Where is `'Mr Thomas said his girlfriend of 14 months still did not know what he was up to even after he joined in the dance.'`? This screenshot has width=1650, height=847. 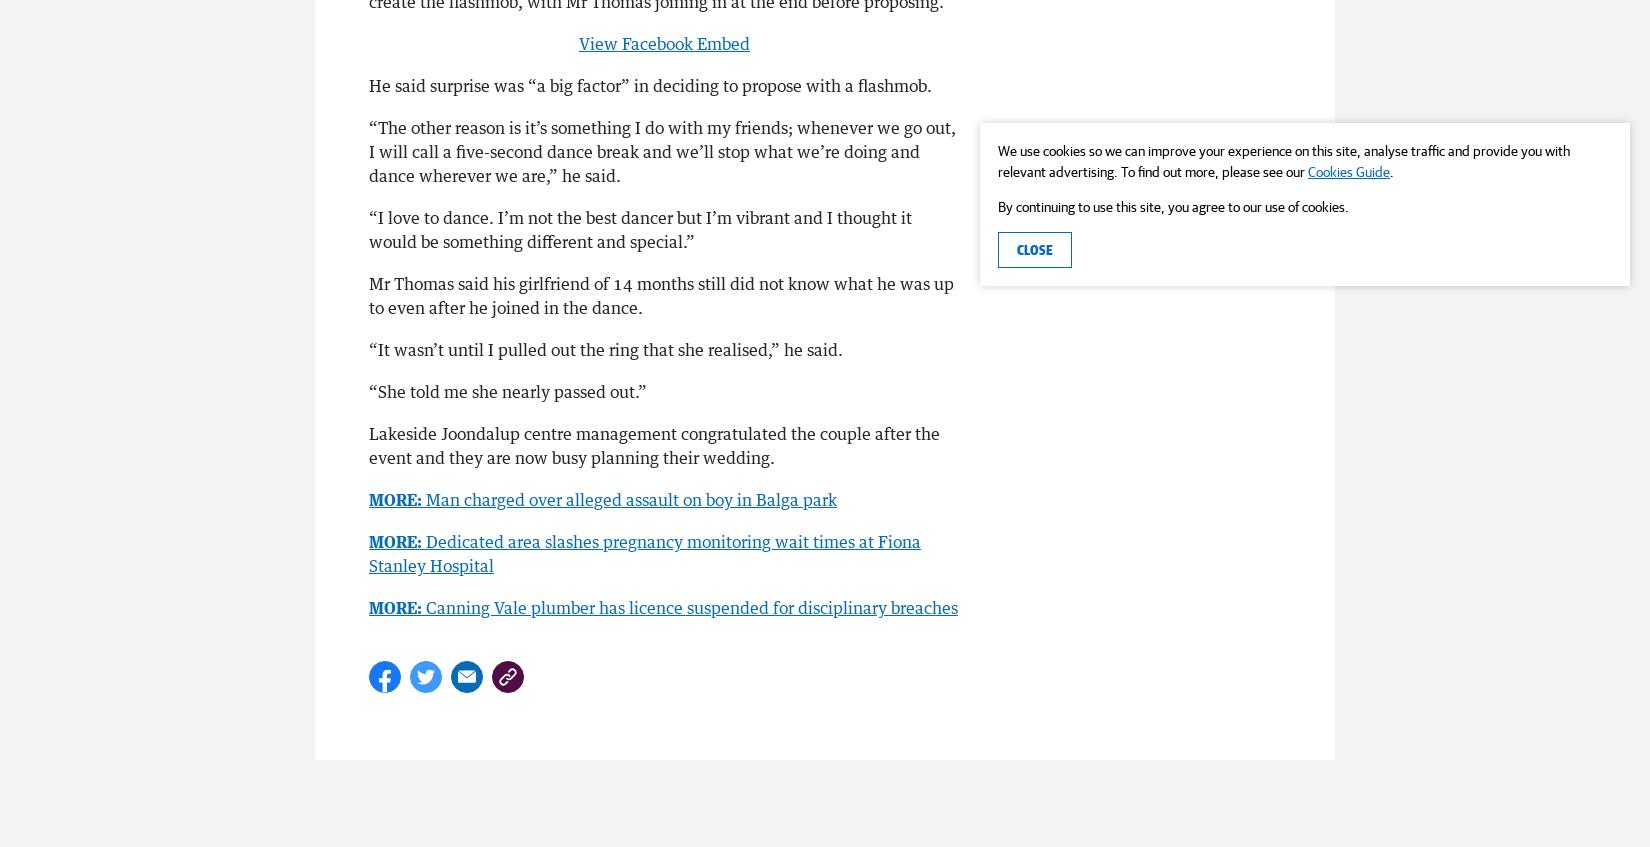
'Mr Thomas said his girlfriend of 14 months still did not know what he was up to even after he joined in the dance.' is located at coordinates (660, 292).